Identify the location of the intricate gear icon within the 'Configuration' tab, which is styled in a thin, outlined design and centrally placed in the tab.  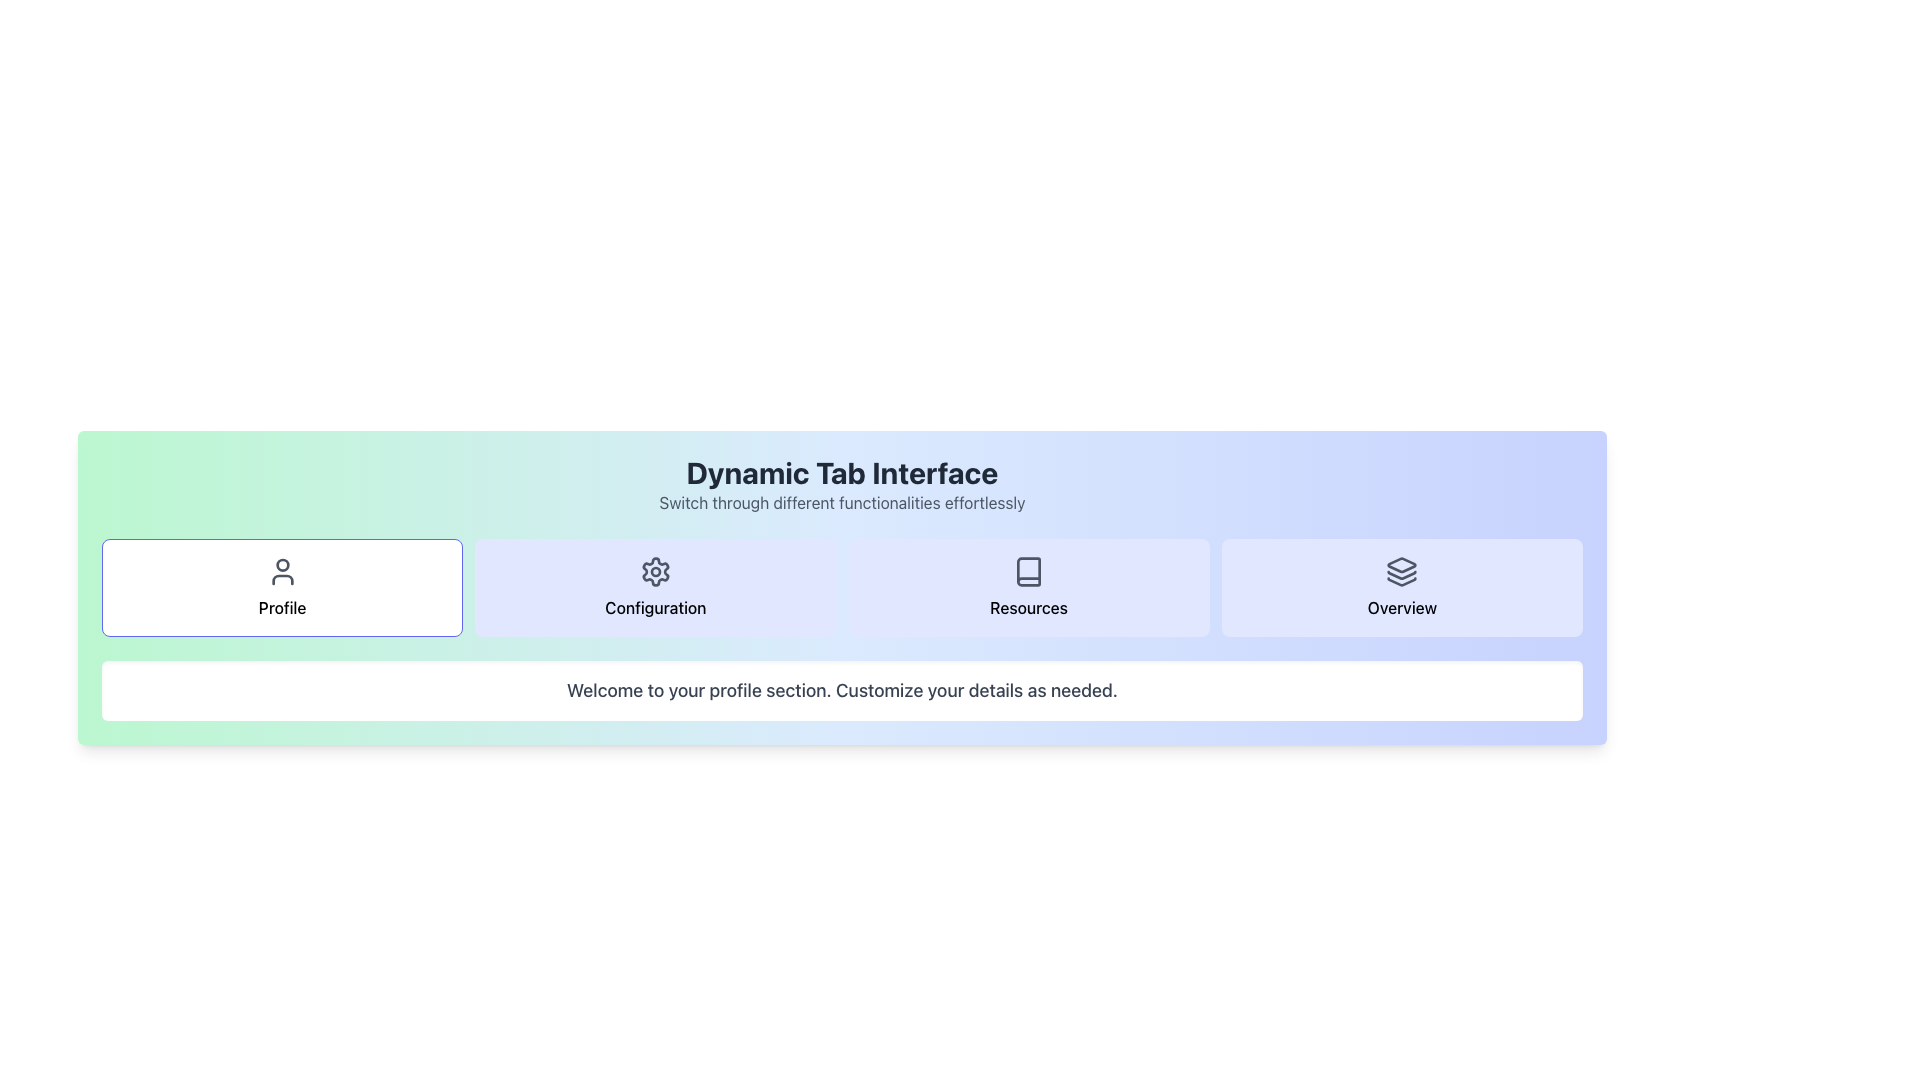
(655, 571).